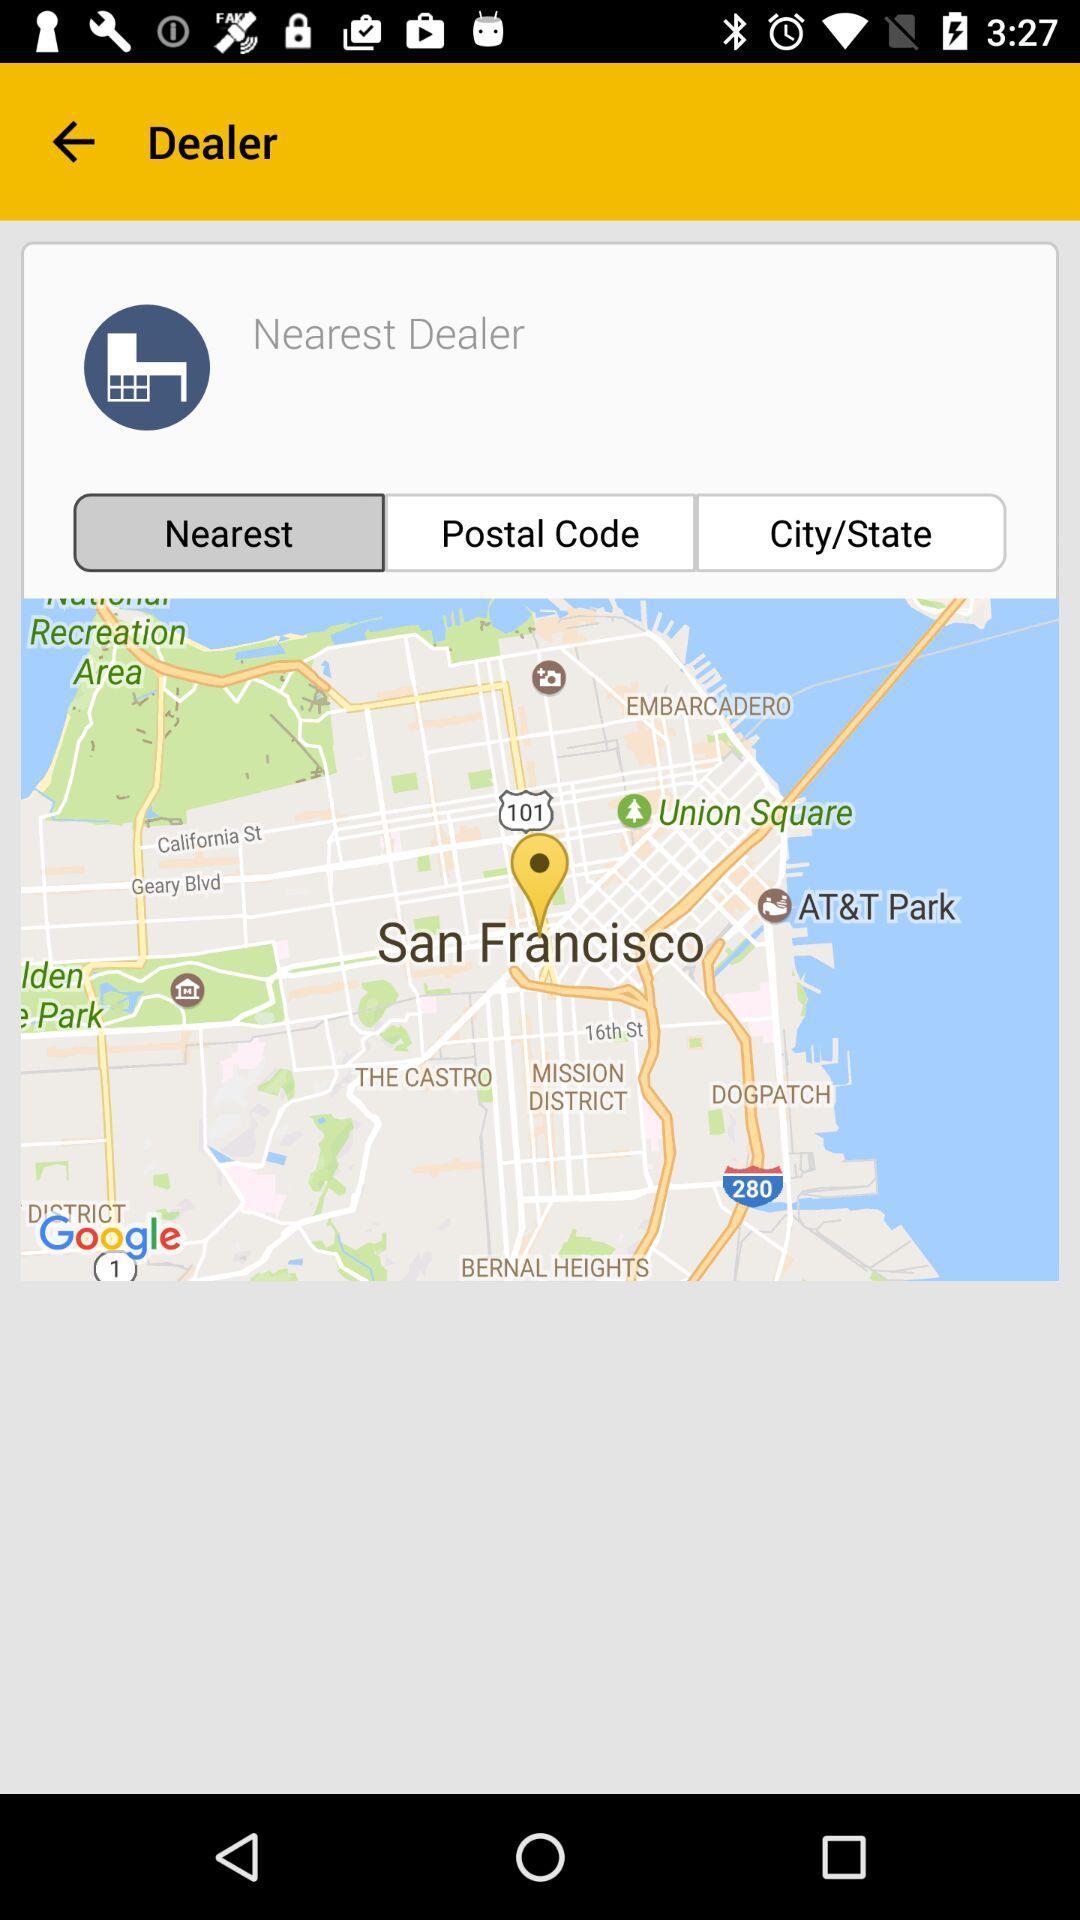  What do you see at coordinates (72, 140) in the screenshot?
I see `item next to dealer item` at bounding box center [72, 140].